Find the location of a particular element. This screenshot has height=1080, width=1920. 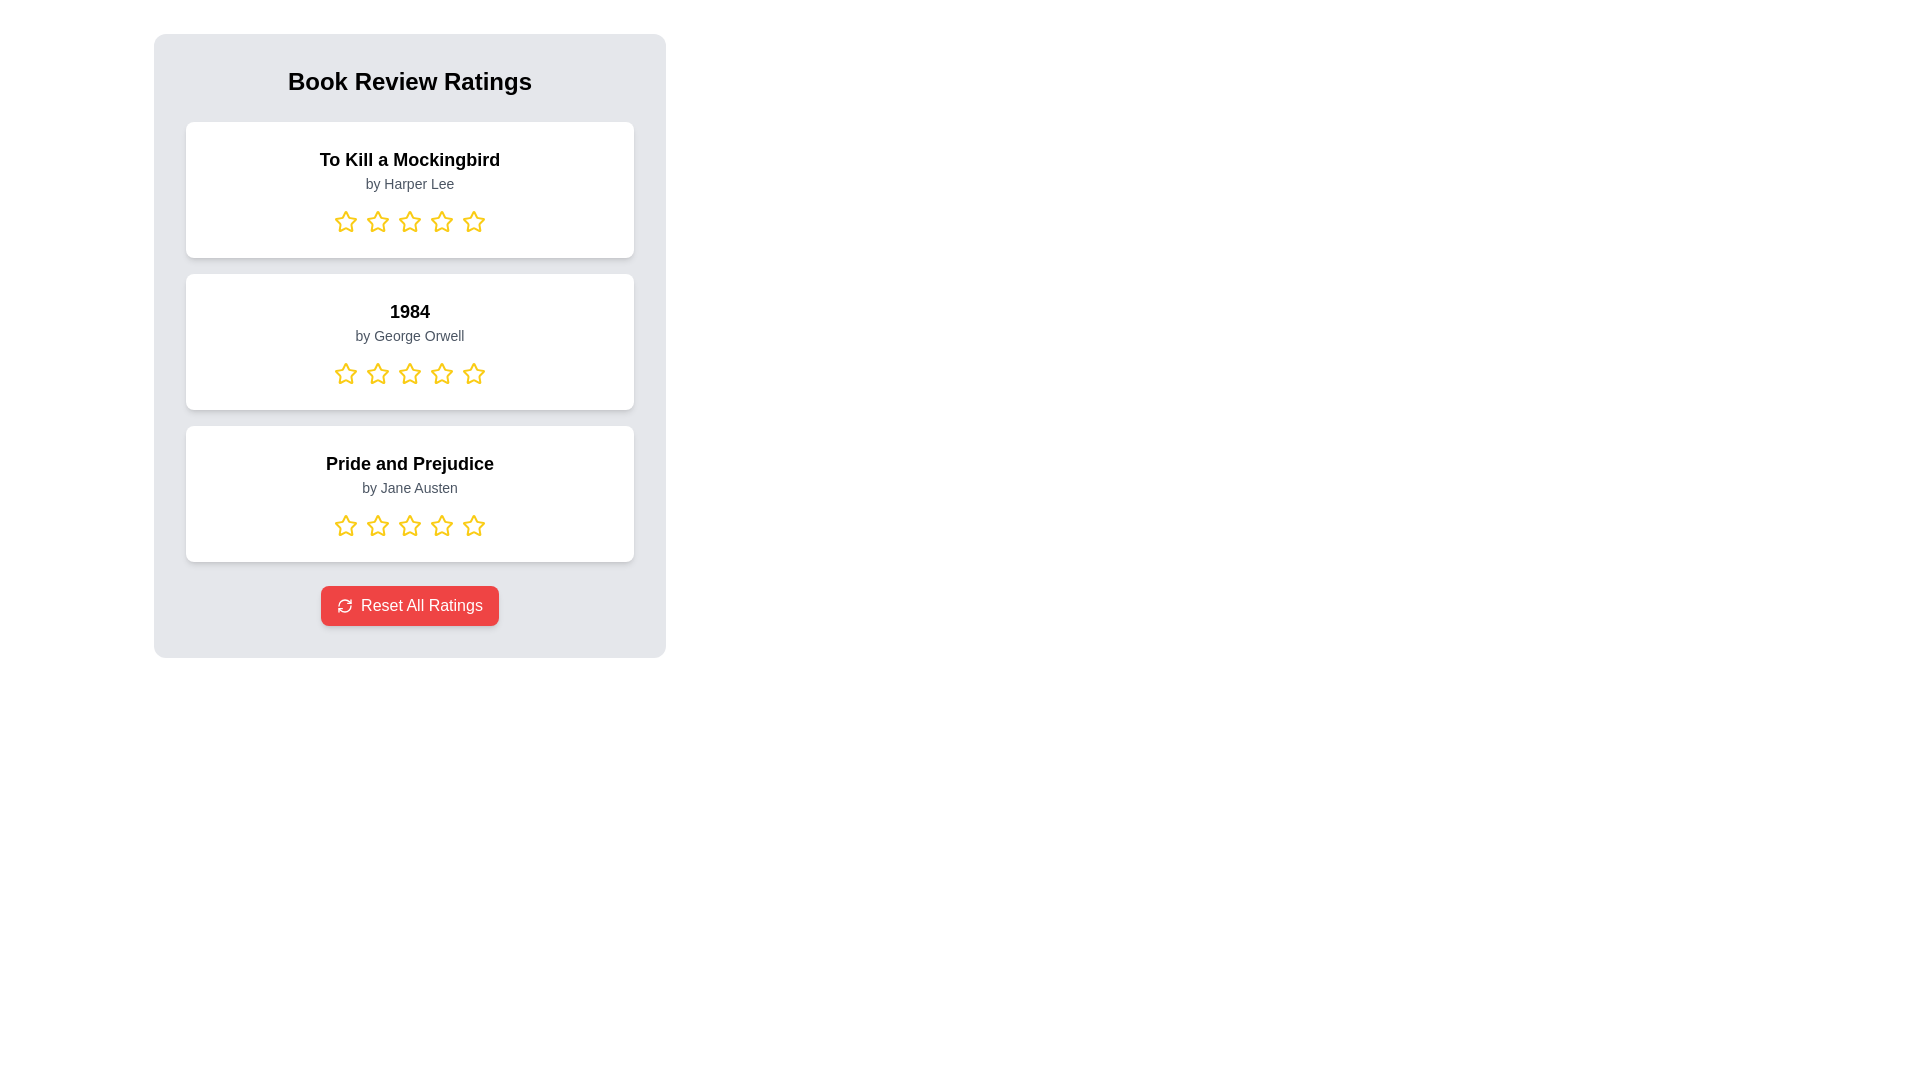

the rating for a book by selecting 3 stars for the book titled 1984 is located at coordinates (408, 374).